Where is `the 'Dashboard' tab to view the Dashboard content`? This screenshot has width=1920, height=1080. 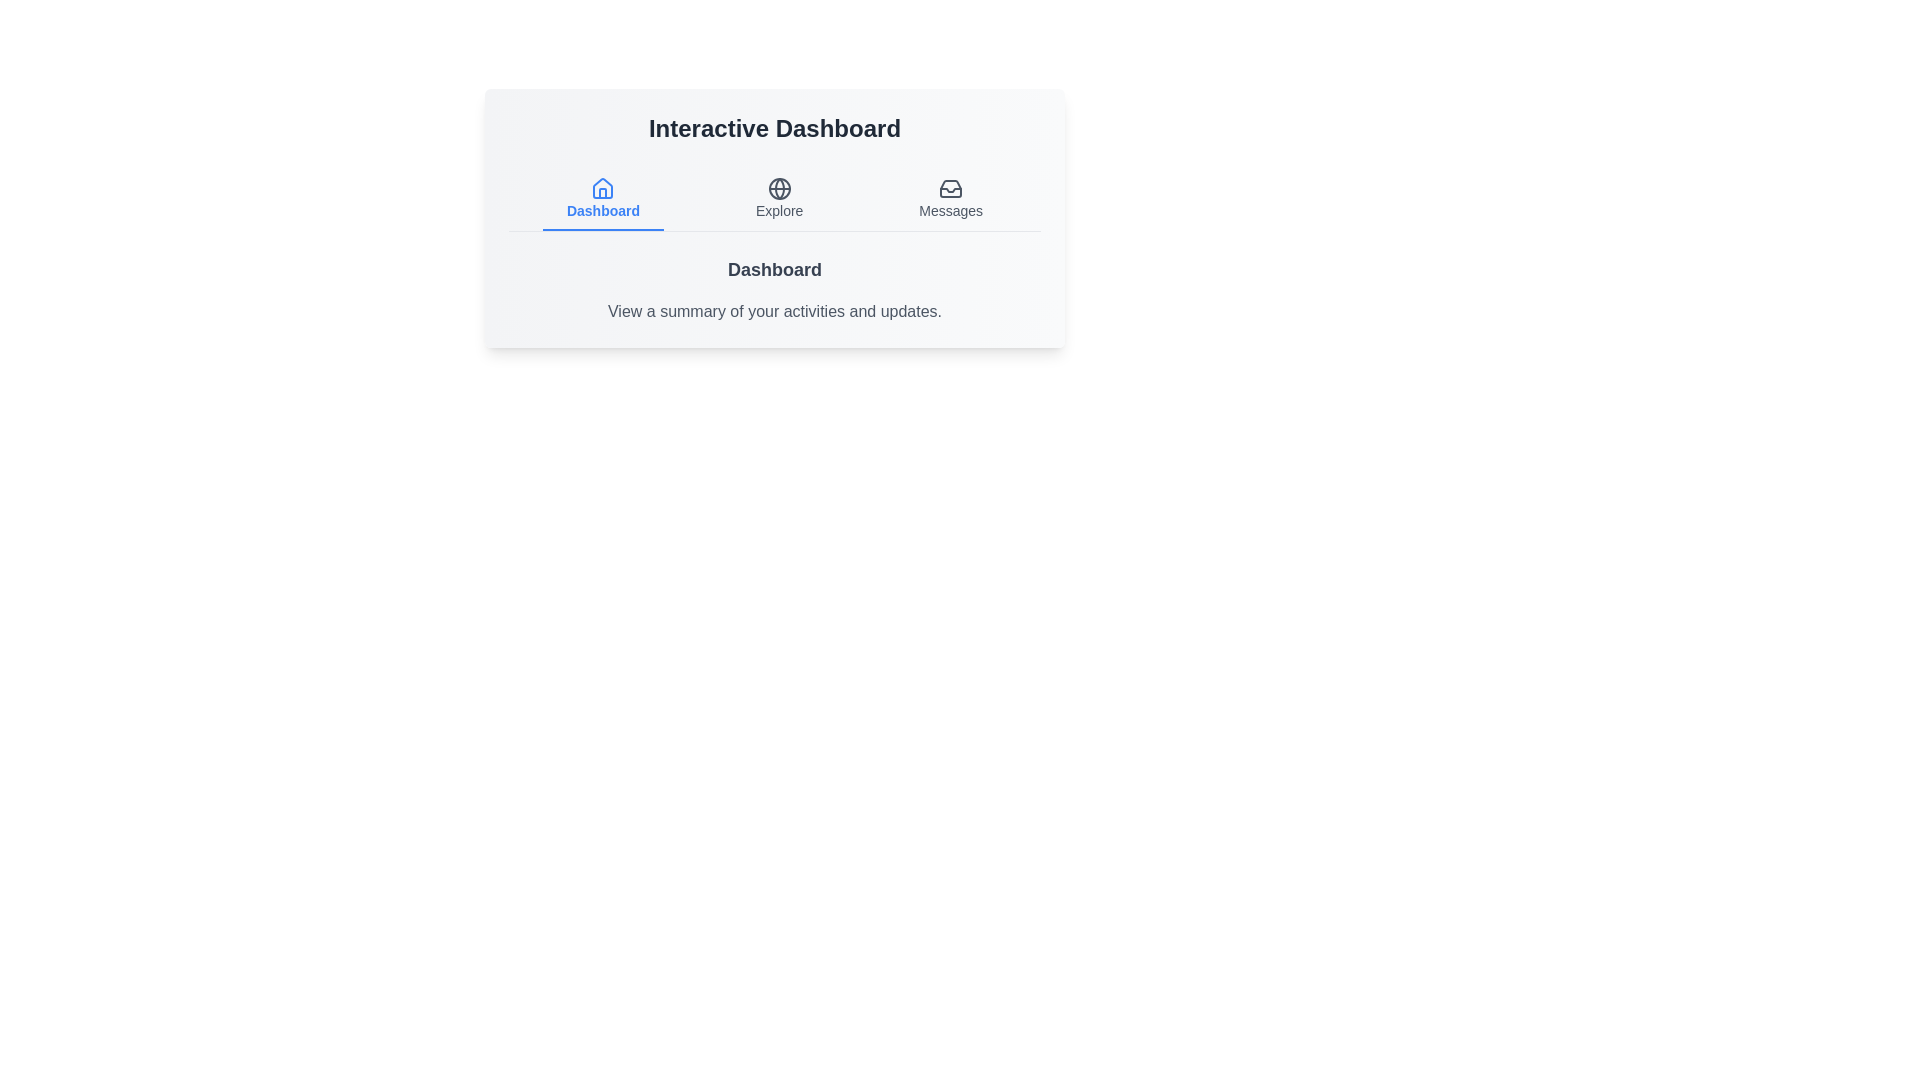
the 'Dashboard' tab to view the Dashboard content is located at coordinates (602, 200).